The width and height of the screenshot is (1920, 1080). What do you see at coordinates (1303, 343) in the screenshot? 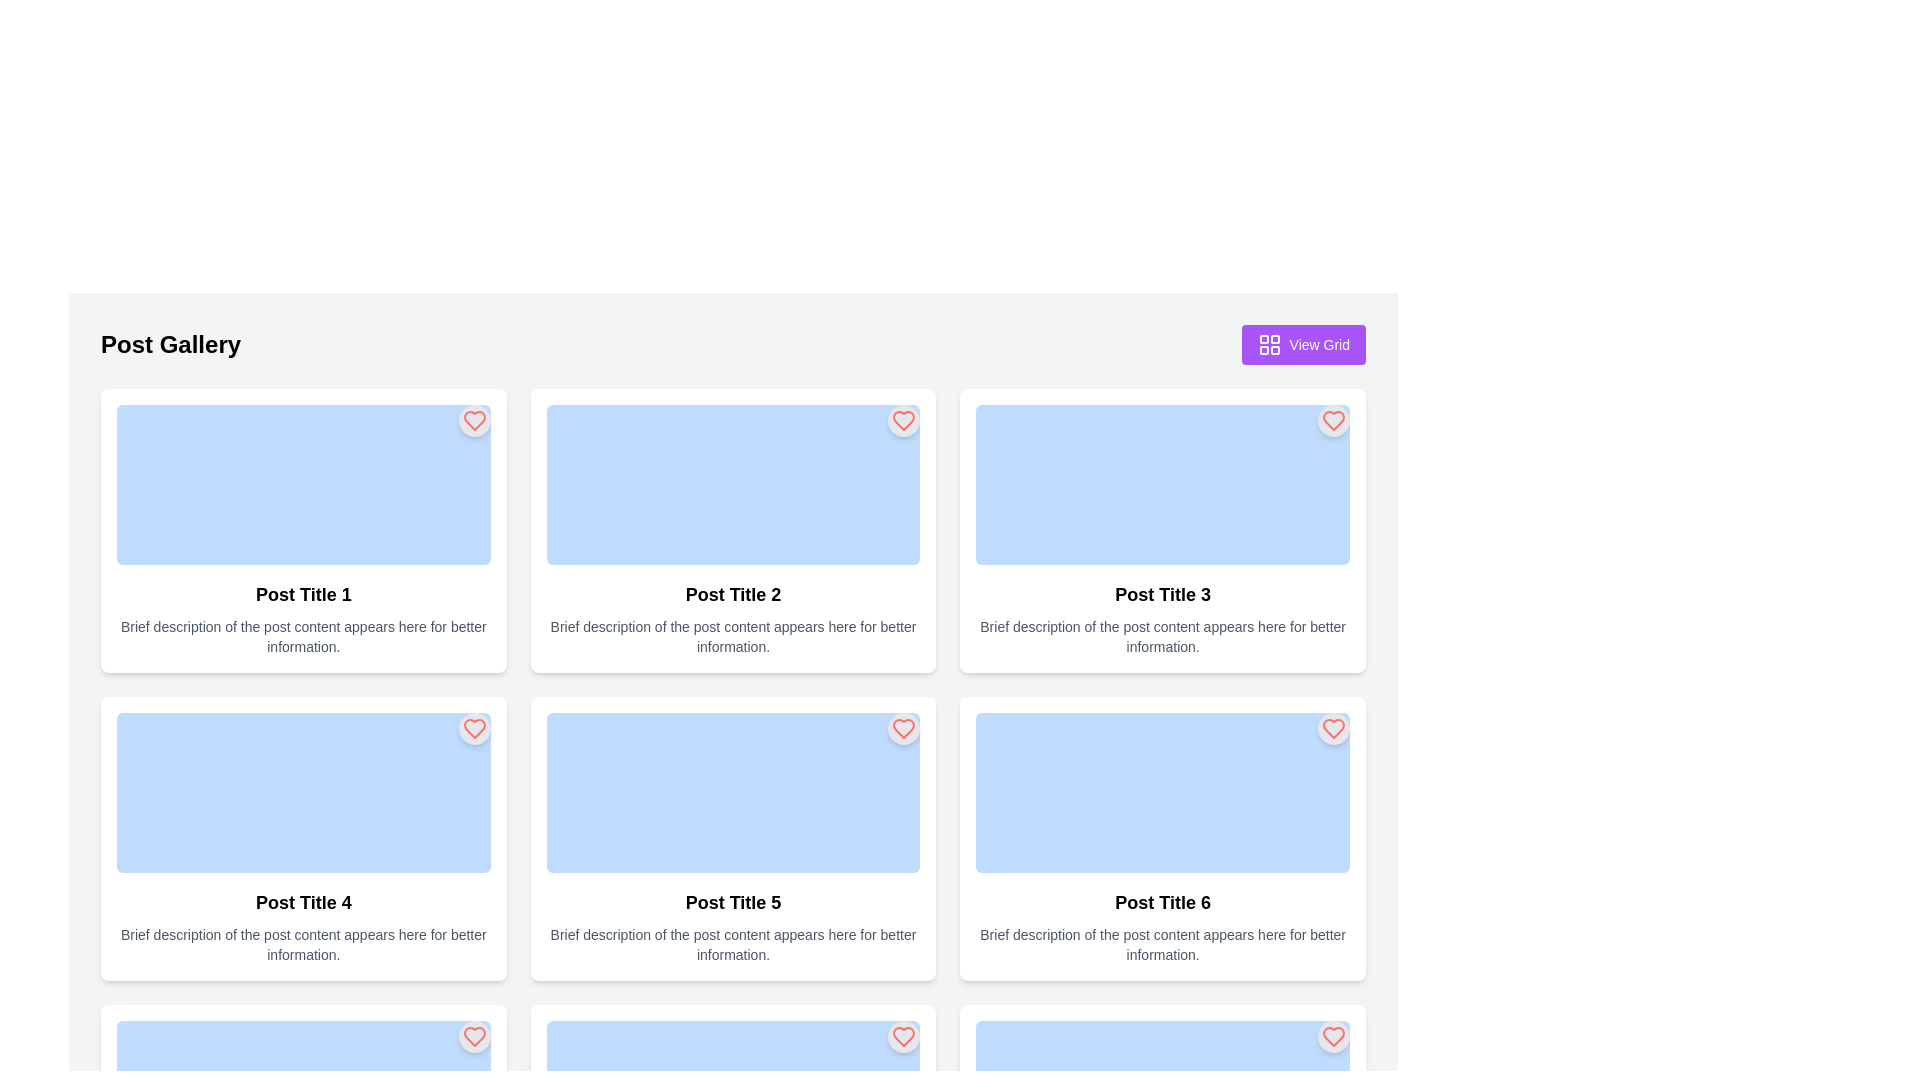
I see `the 'View Grid' button, which is a rectangular button with rounded corners, styled in purple and labeled with white text, located in the upper-right corner of the 'Post Gallery' section` at bounding box center [1303, 343].